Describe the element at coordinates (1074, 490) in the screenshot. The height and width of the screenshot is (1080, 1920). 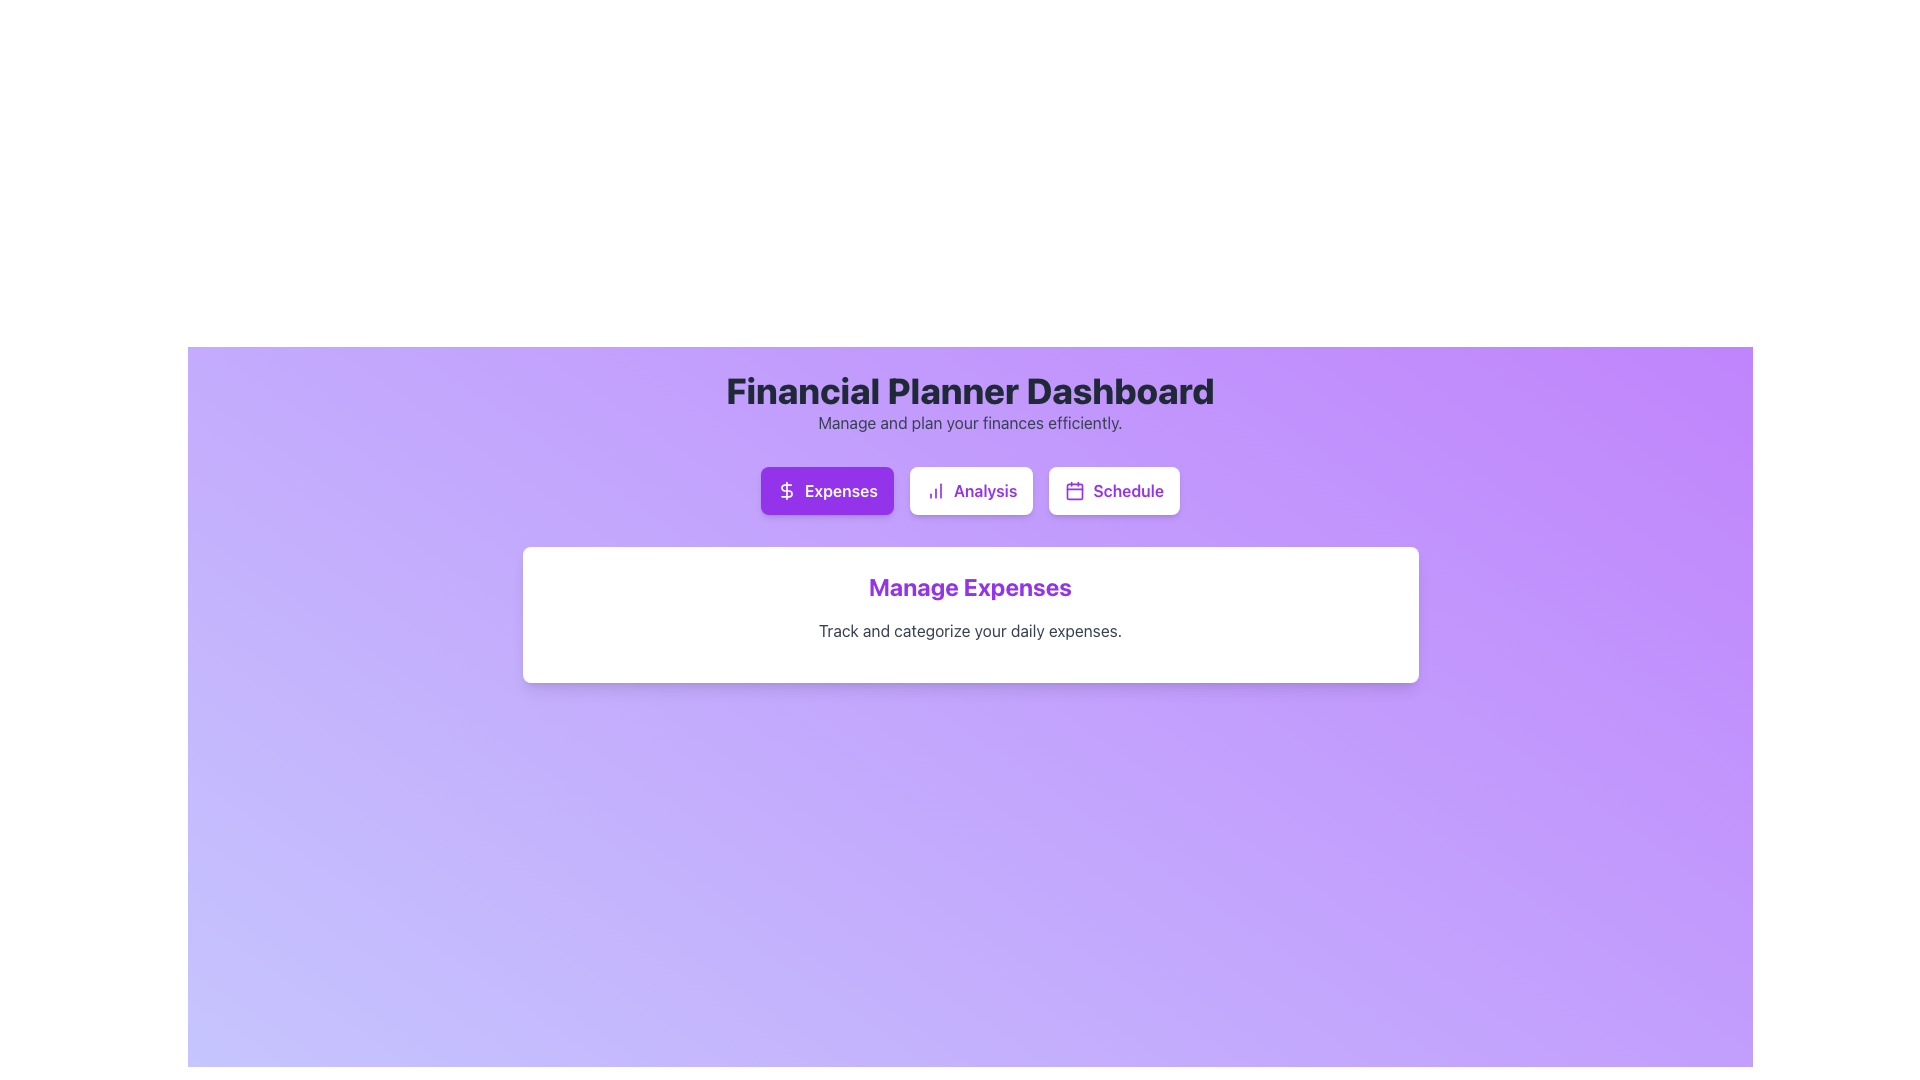
I see `the purple calendar SVG icon located on the left portion of the 'Schedule' button in the upper section of the interface` at that location.